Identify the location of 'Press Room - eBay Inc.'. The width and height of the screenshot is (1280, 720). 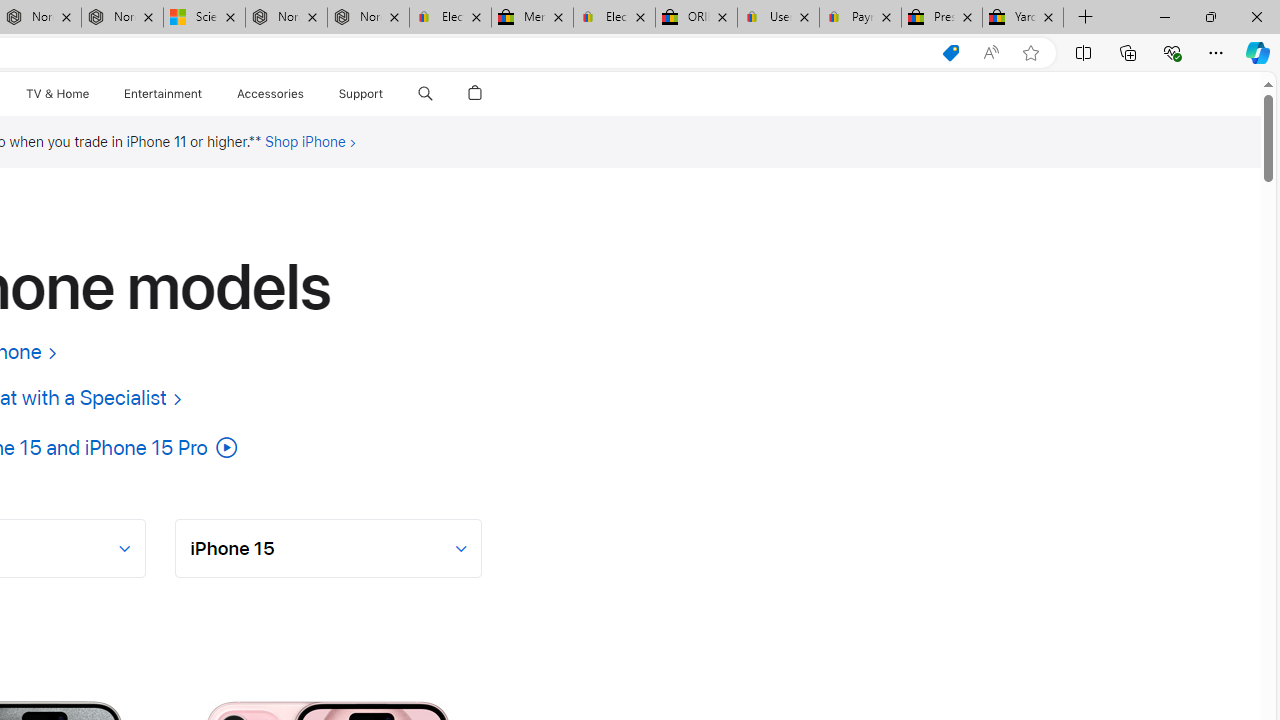
(941, 17).